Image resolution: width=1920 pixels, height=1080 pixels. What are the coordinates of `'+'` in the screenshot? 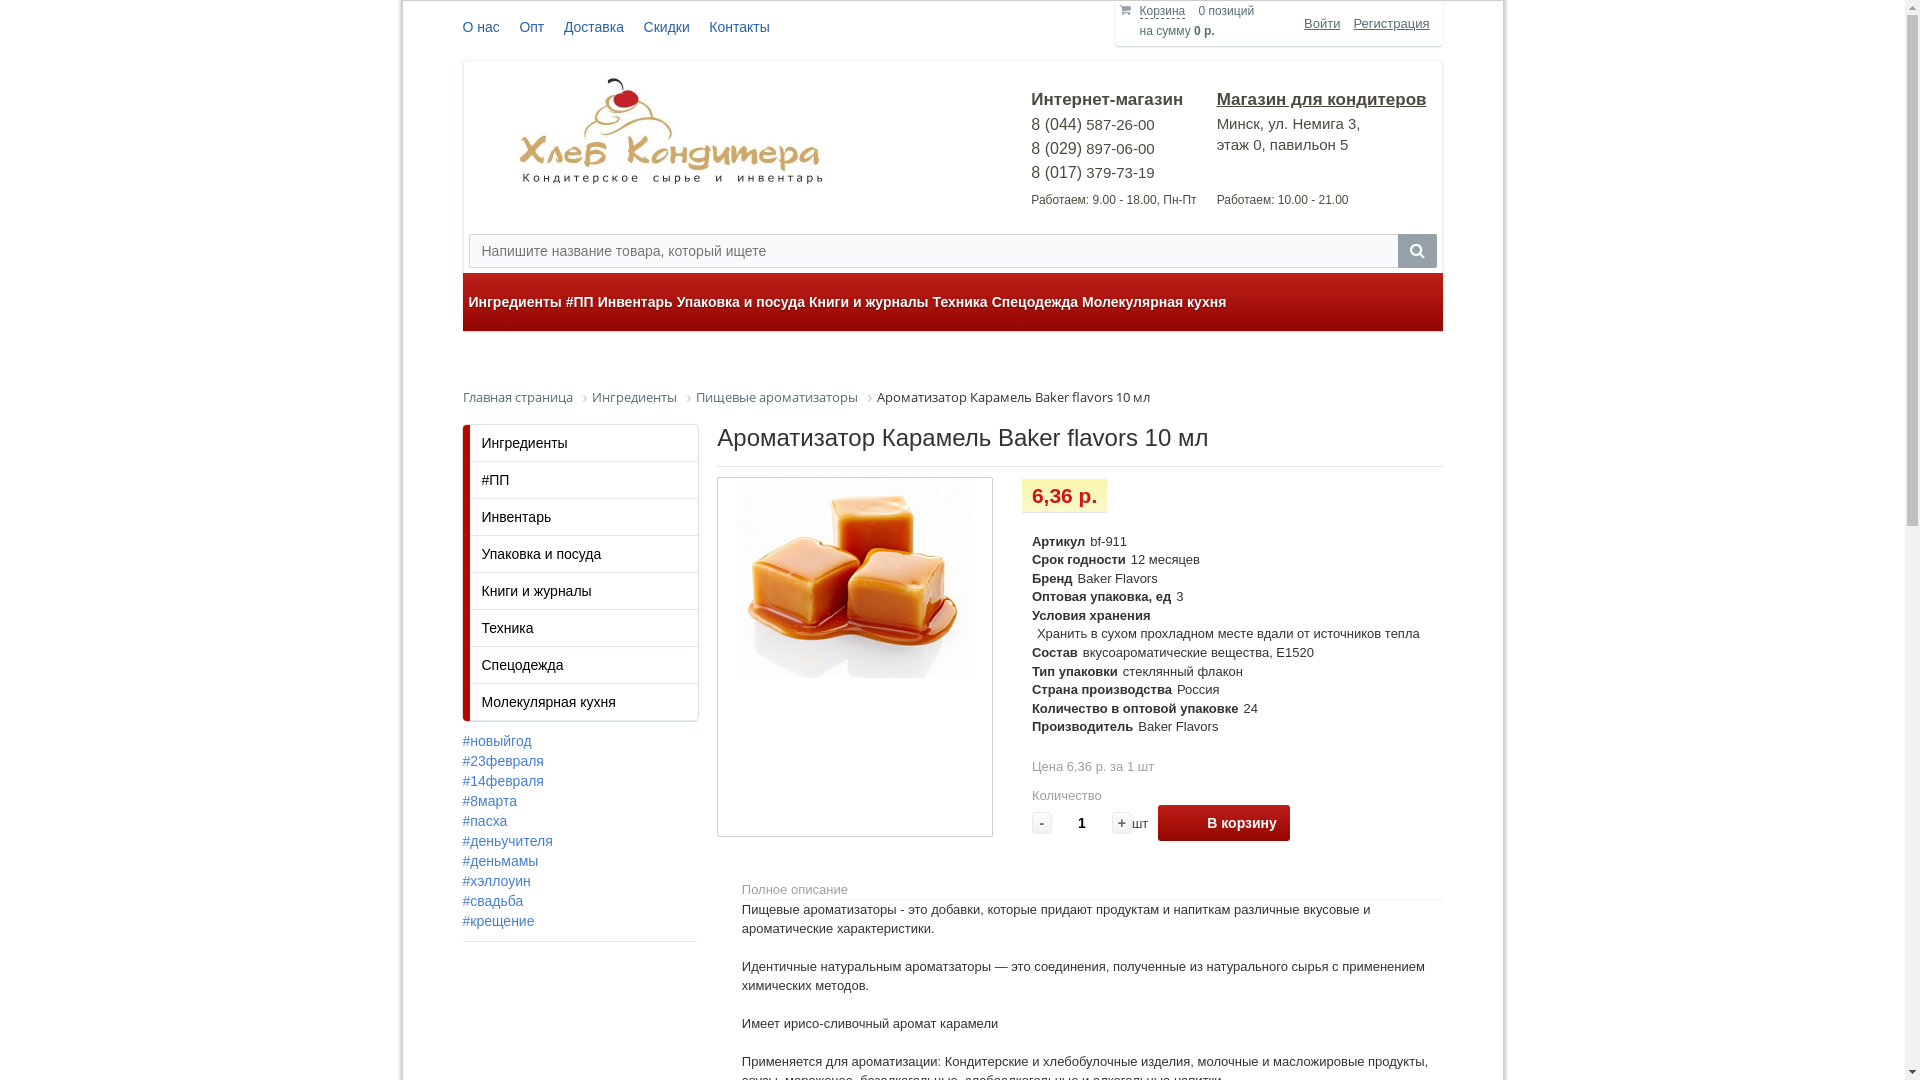 It's located at (1111, 822).